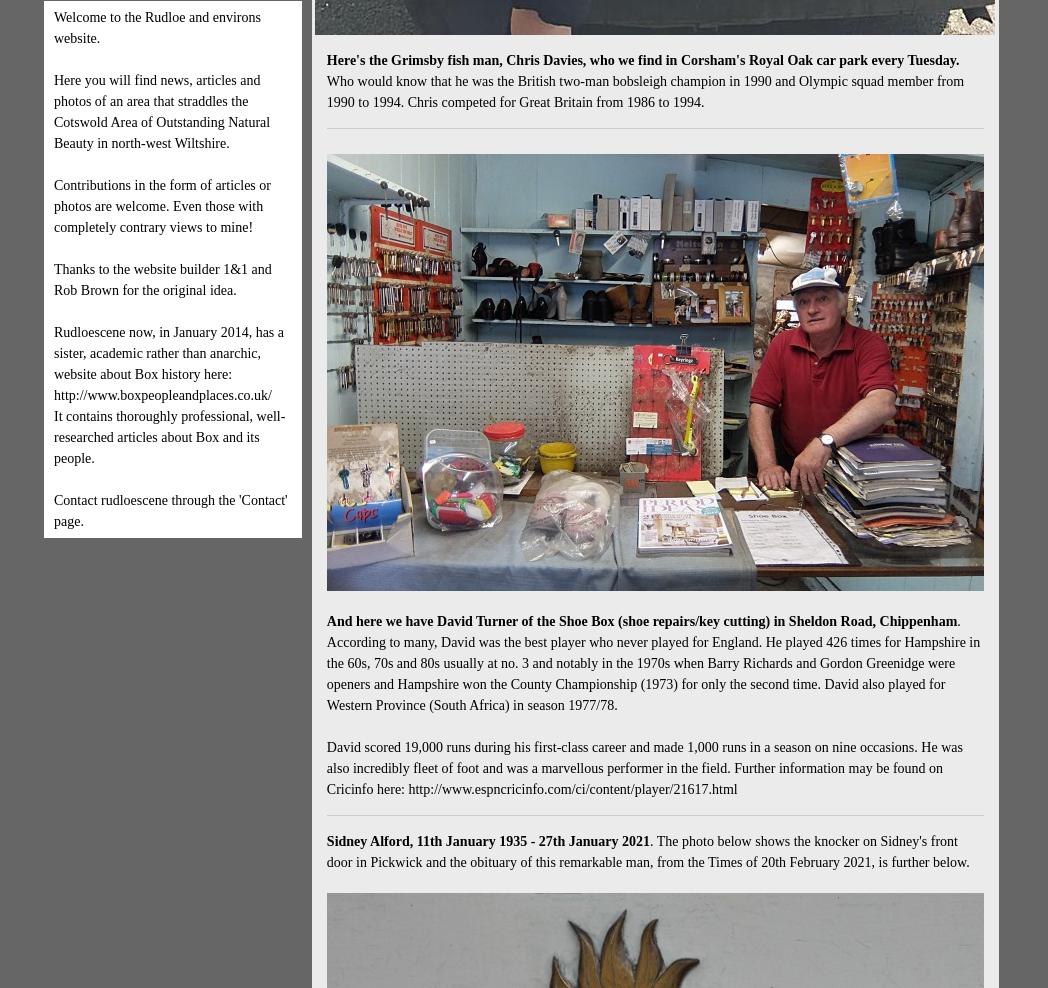 This screenshot has width=1048, height=988. I want to click on 'It contains thoroughly professional, well-researched articles about Box and its people.', so click(169, 437).